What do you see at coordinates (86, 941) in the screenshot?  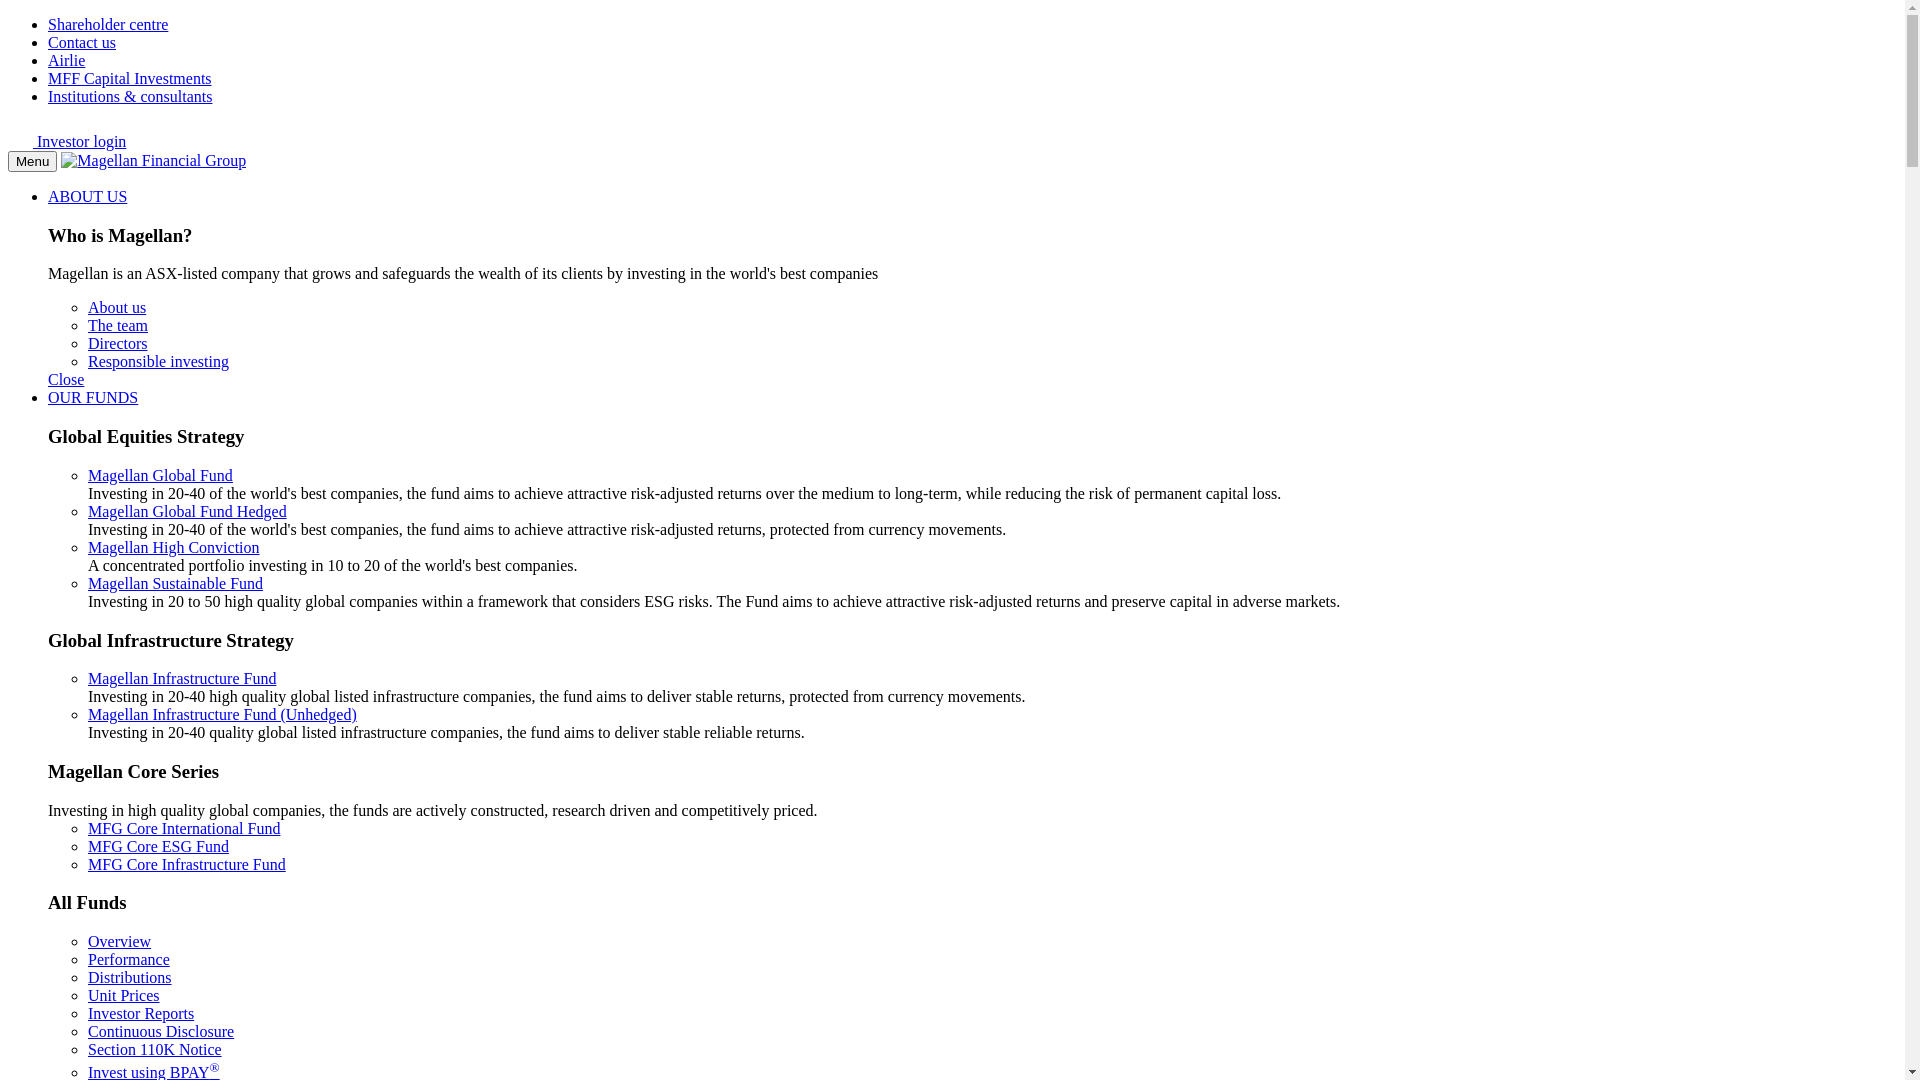 I see `'Overview'` at bounding box center [86, 941].